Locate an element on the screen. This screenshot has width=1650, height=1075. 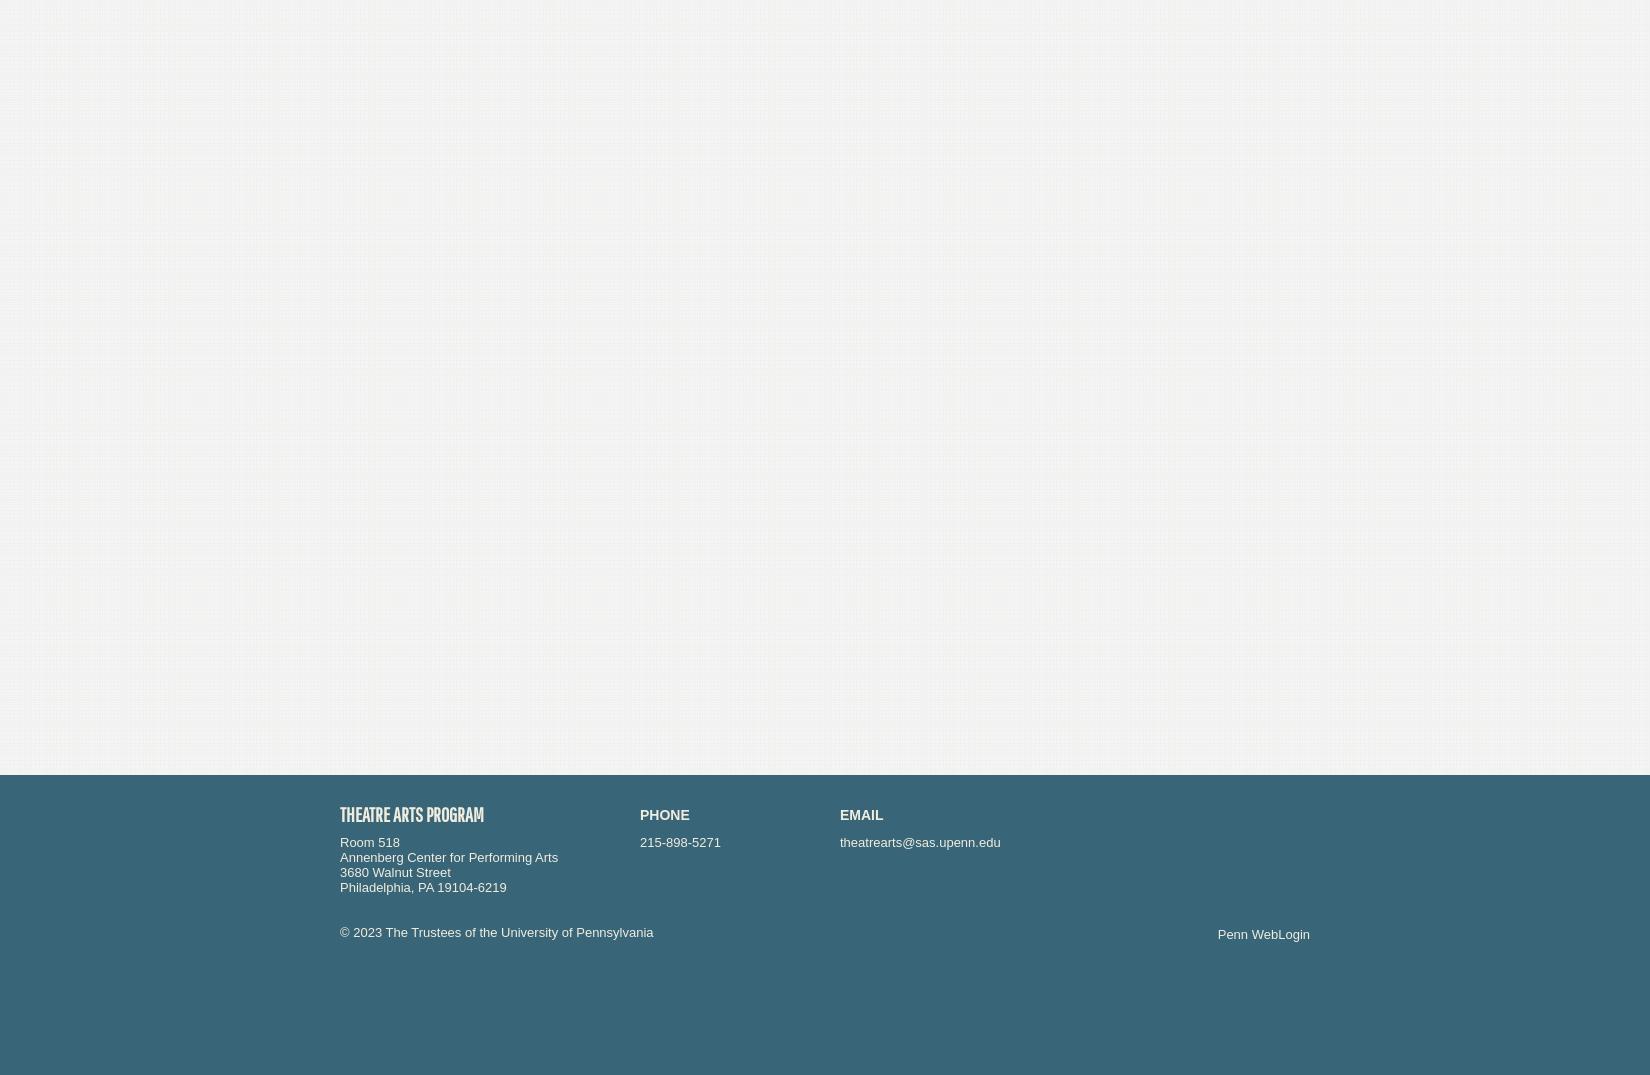
'theatrearts@sas.upenn.edu' is located at coordinates (920, 842).